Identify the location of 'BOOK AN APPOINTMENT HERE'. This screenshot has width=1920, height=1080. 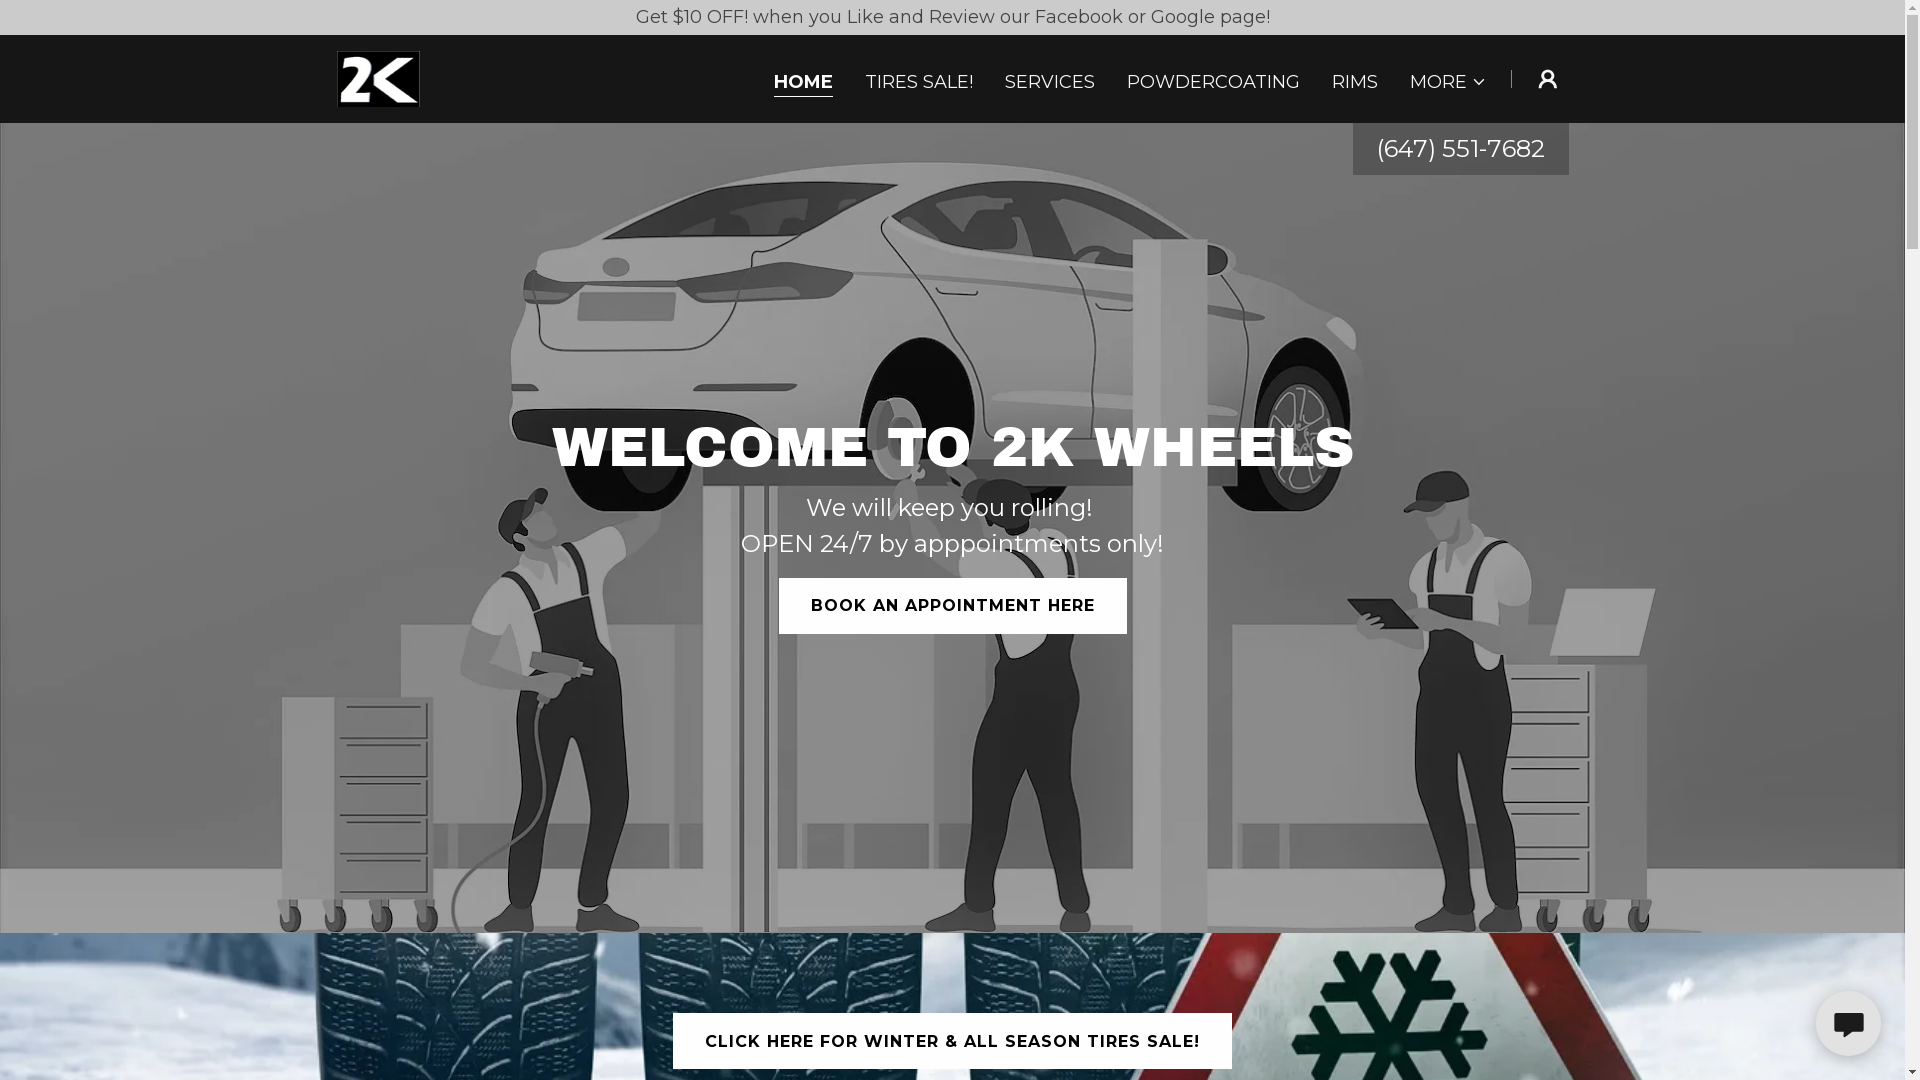
(950, 604).